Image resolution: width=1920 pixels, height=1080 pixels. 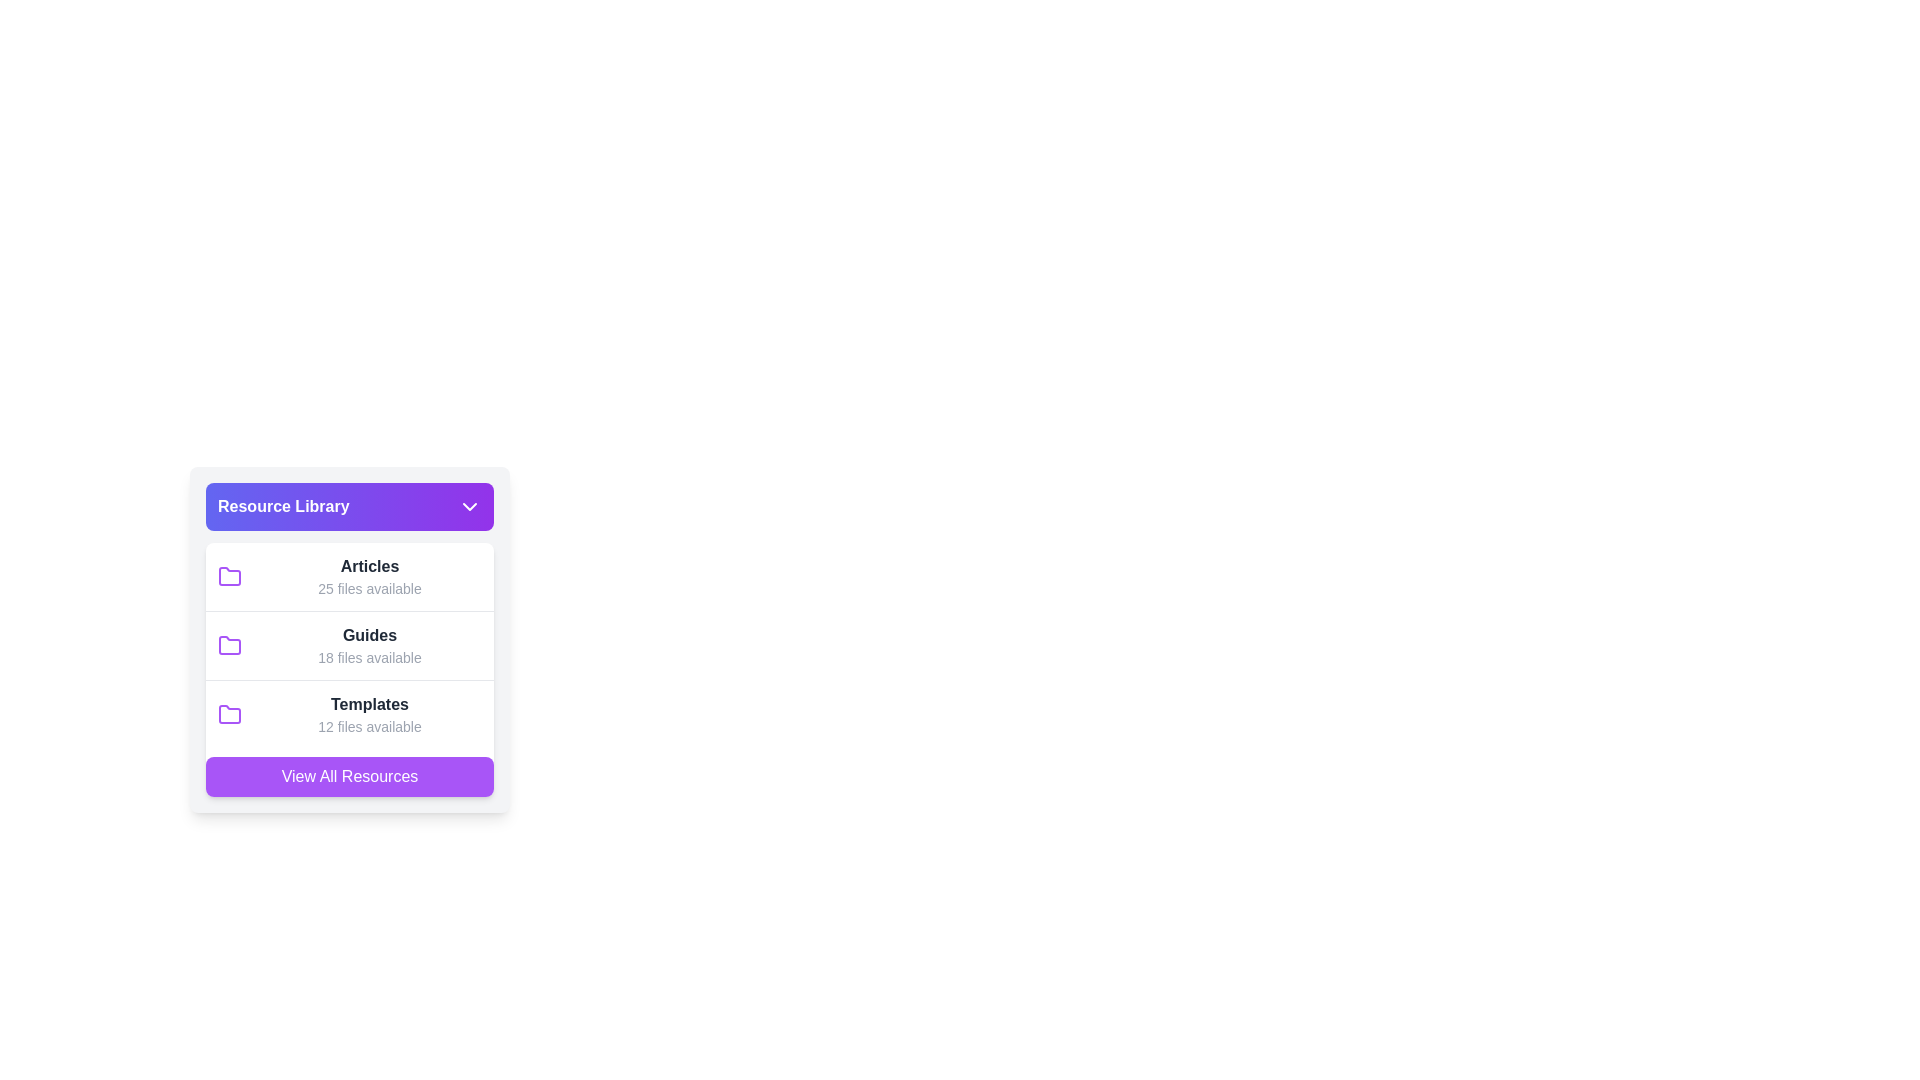 I want to click on the folder icon with a purple outline located to the left of the 'Guides' text in the resources list, directly below the 'Articles' folder, so click(x=230, y=645).